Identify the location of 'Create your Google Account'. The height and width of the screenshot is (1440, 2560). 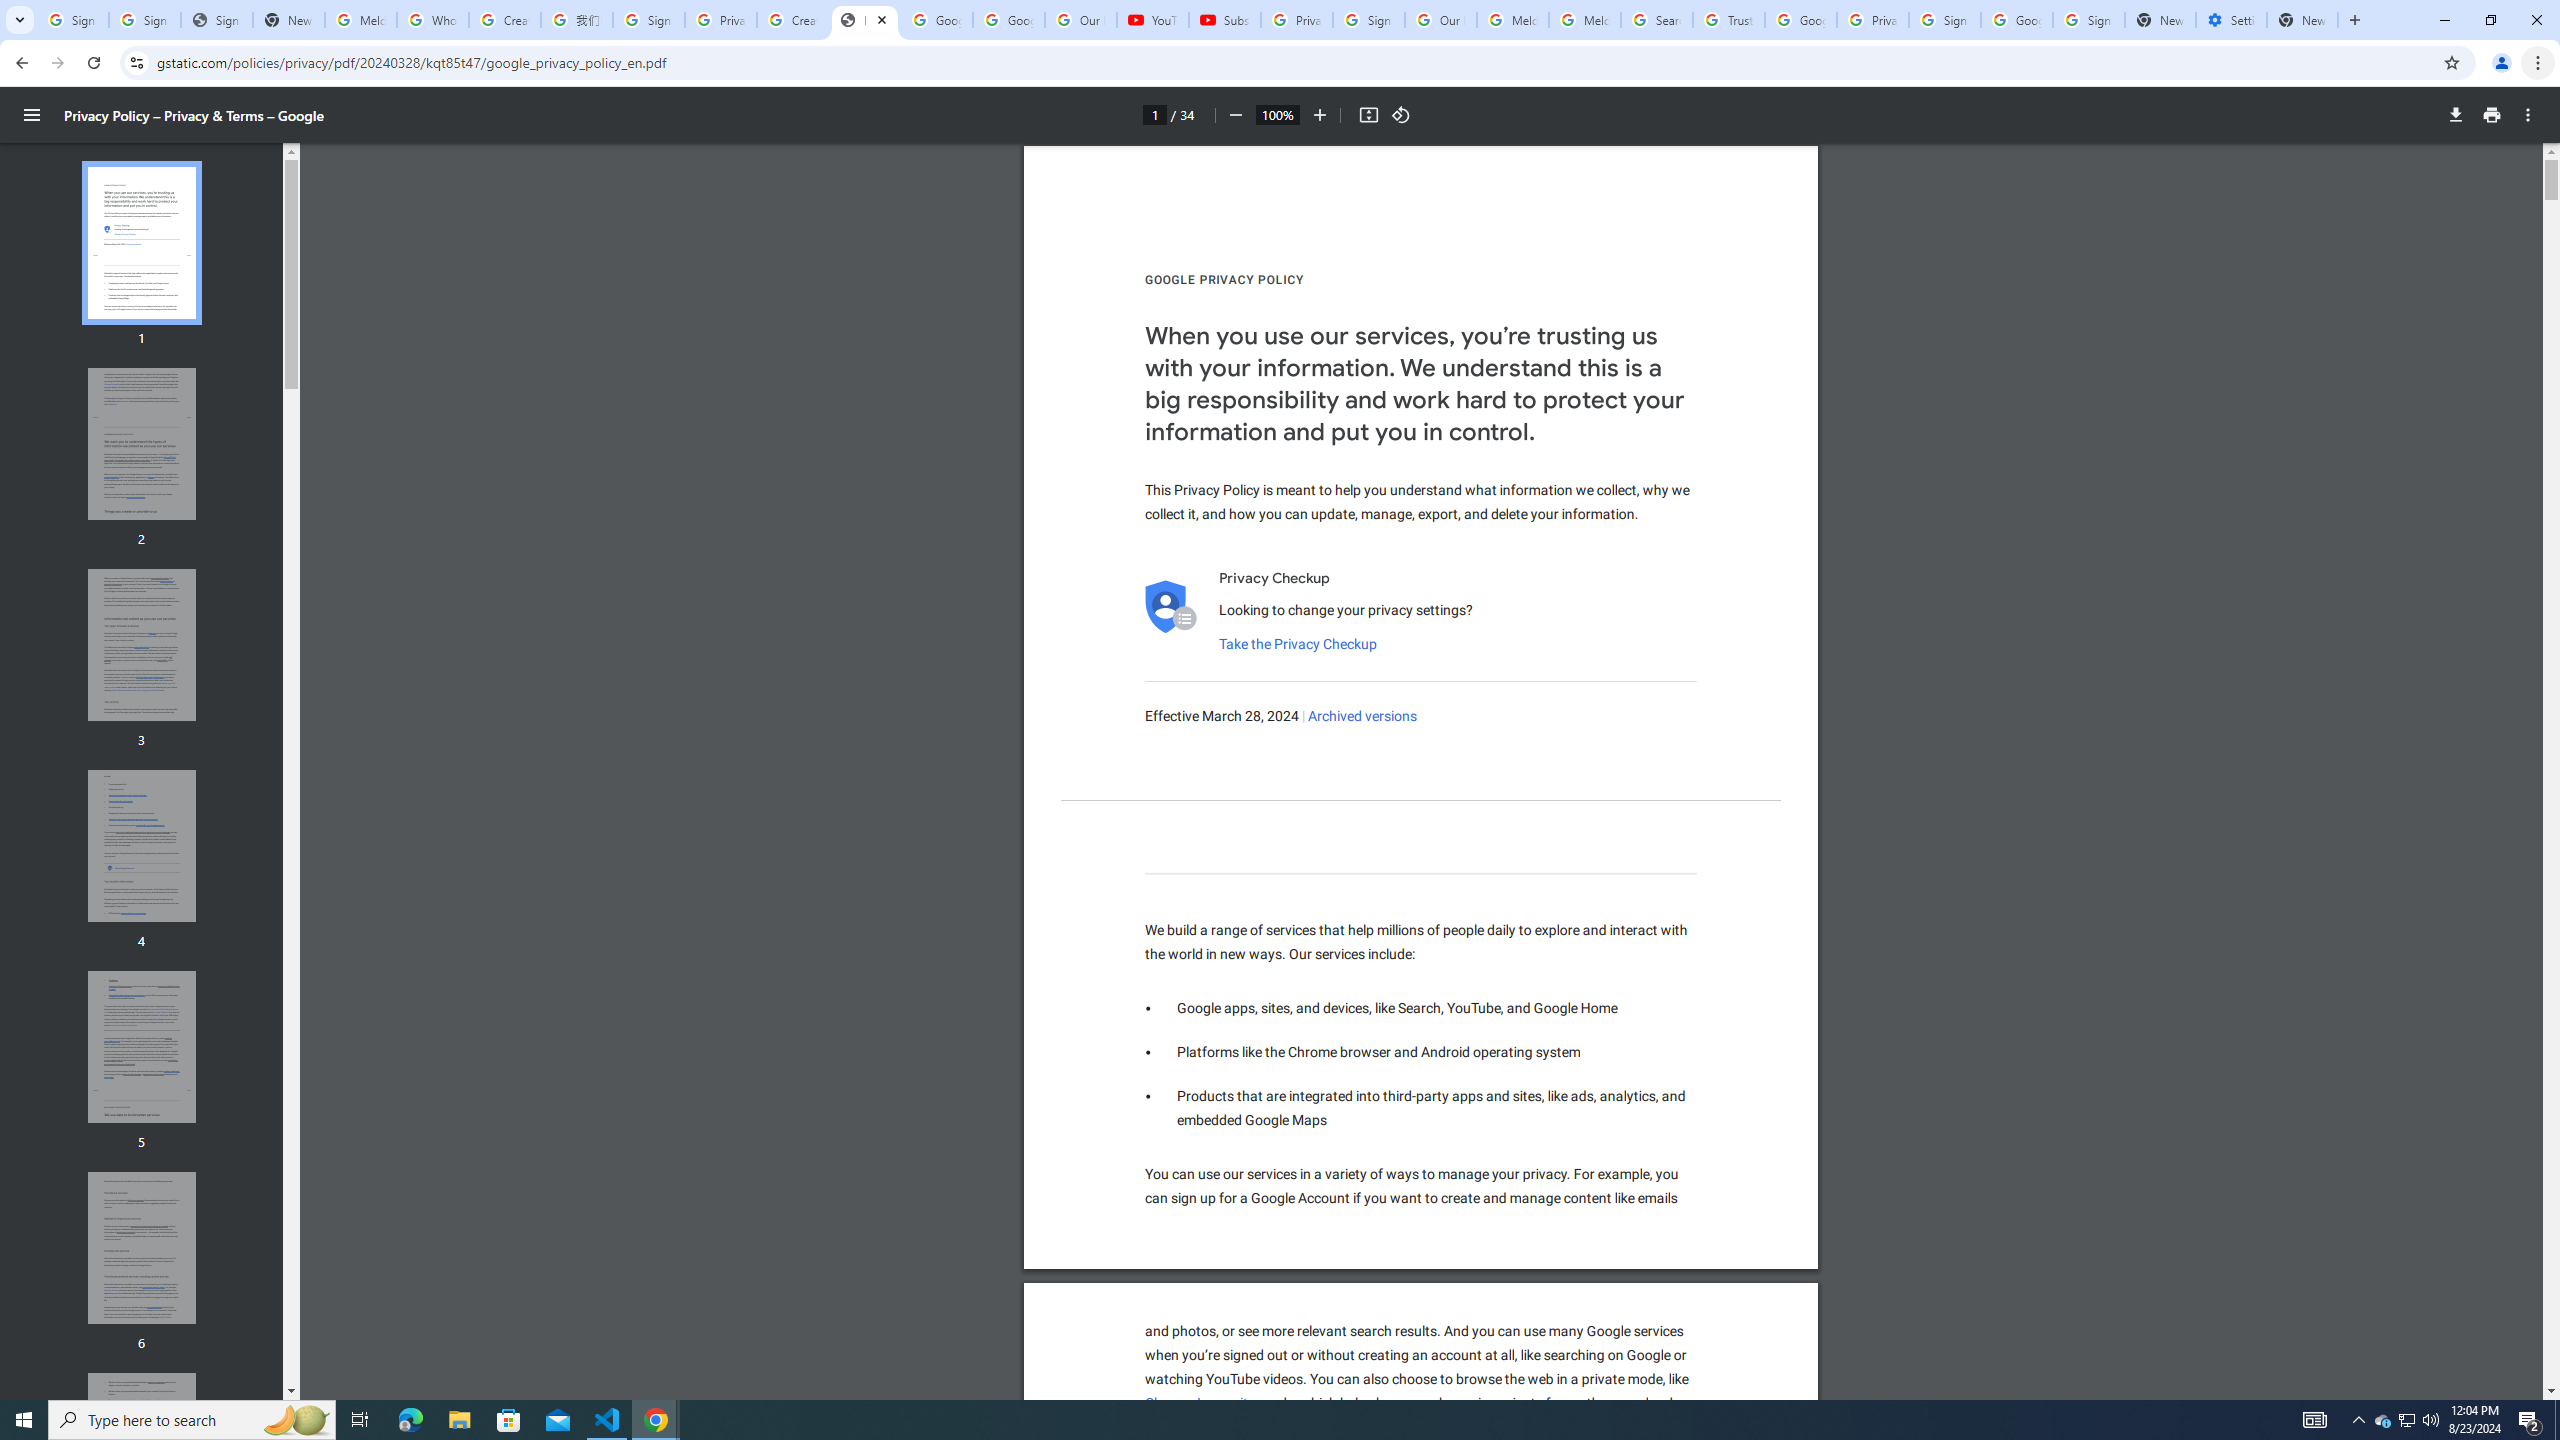
(791, 19).